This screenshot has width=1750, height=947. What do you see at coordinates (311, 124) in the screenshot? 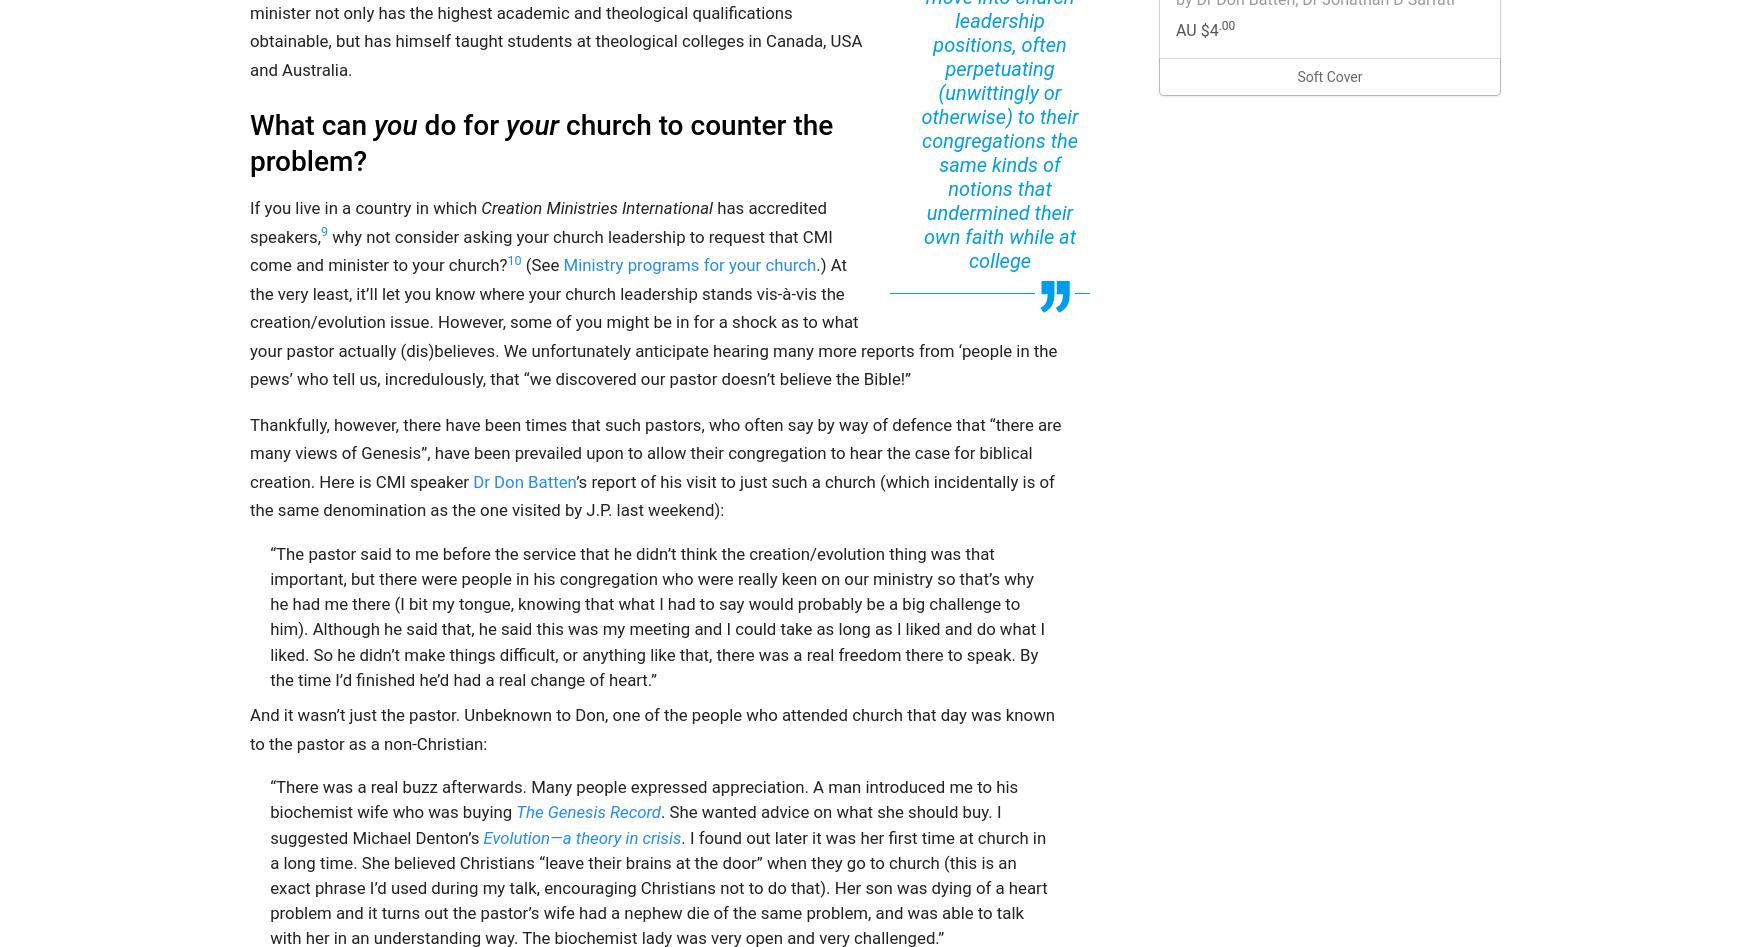
I see `'What can'` at bounding box center [311, 124].